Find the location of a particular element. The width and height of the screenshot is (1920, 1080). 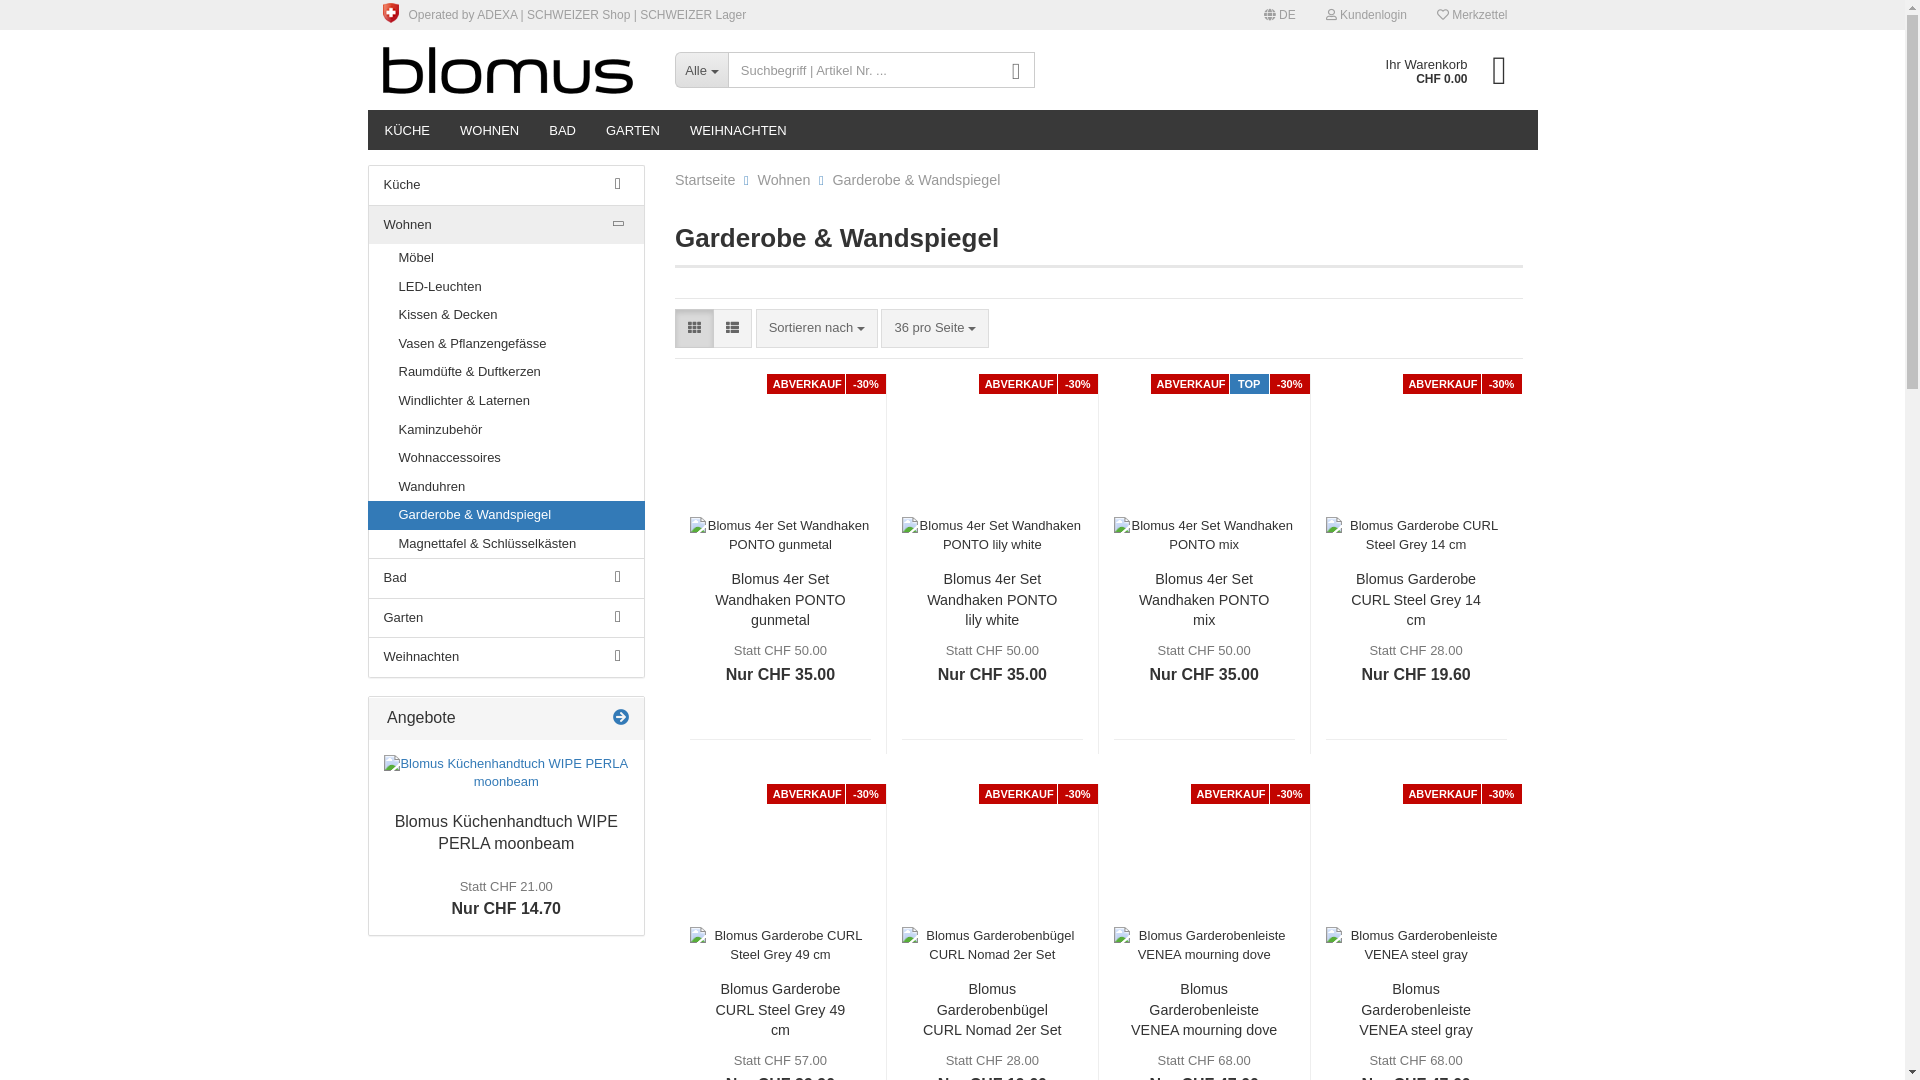

'Kissen & Decken' is located at coordinates (505, 315).